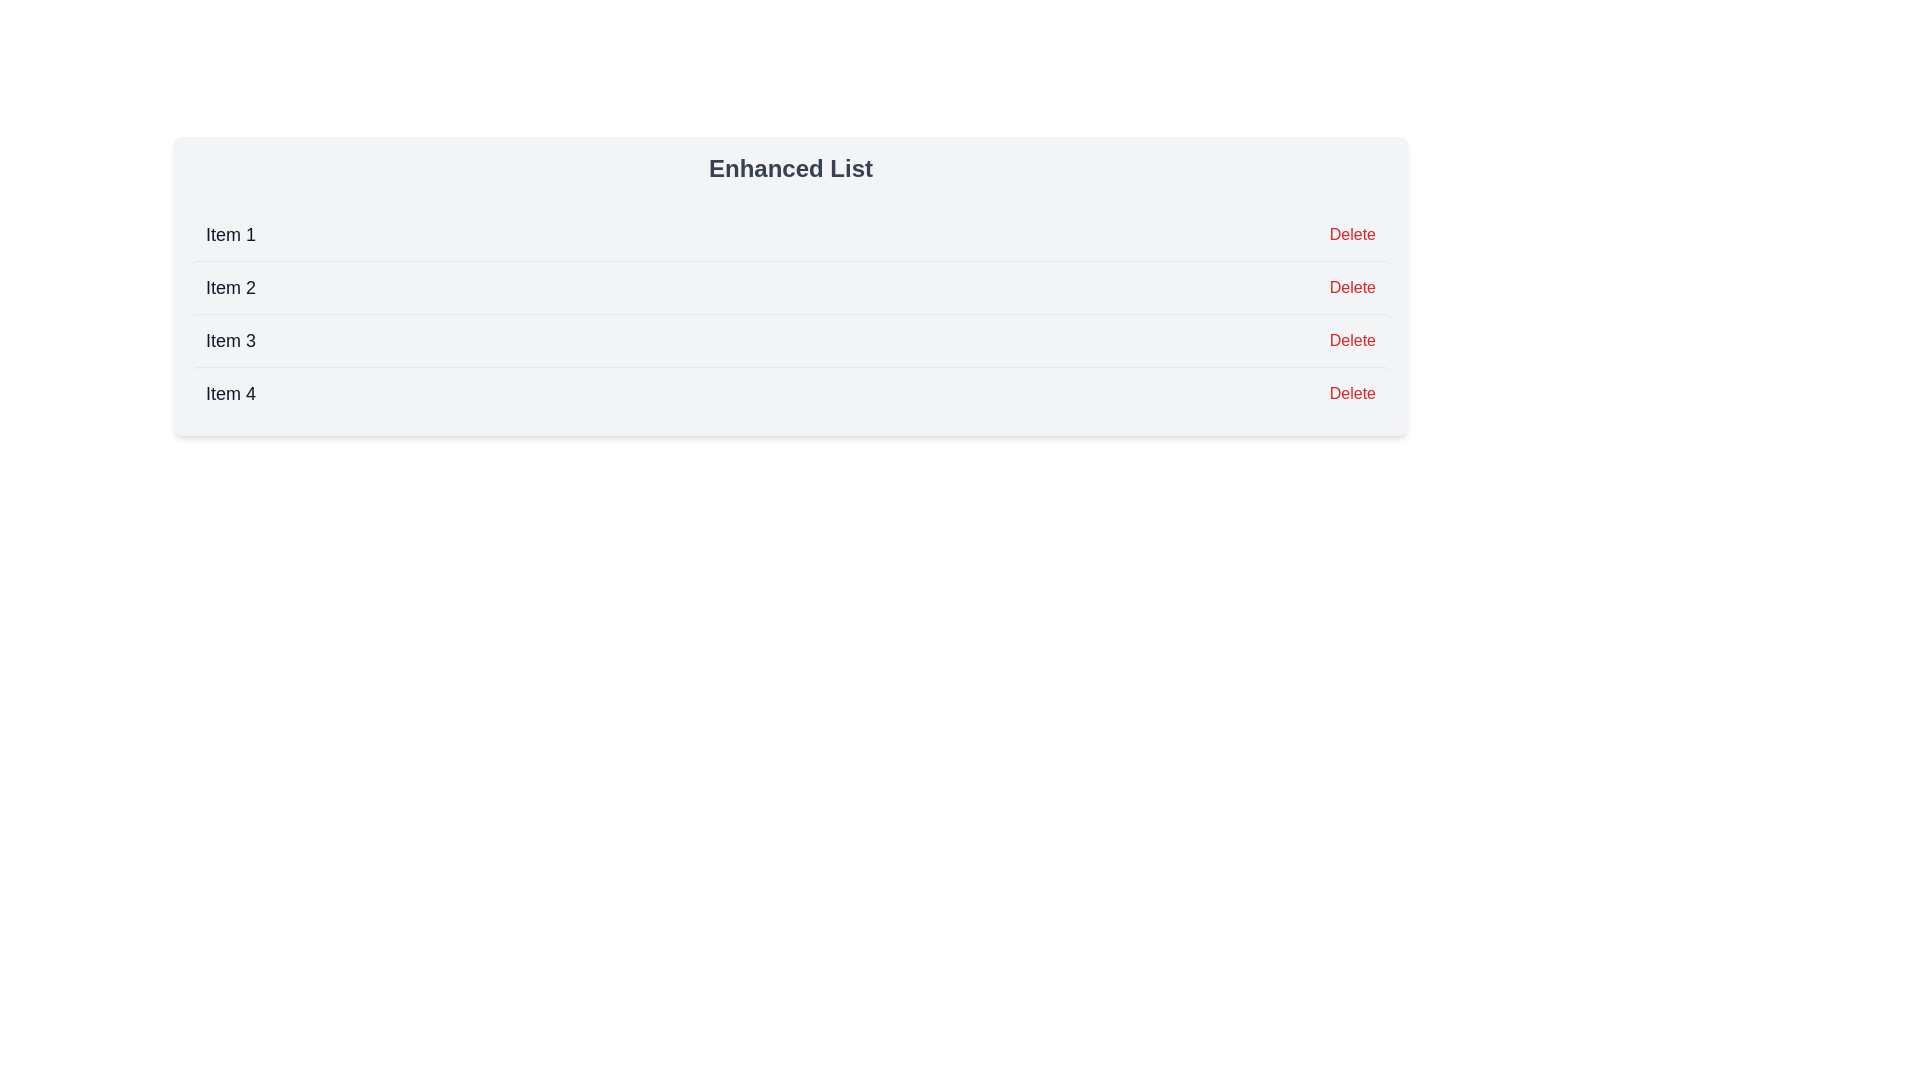 This screenshot has height=1080, width=1920. I want to click on the 'Delete' button labeled in red font associated with 'Item 3' in the upper-right section of the third row, so click(1352, 339).